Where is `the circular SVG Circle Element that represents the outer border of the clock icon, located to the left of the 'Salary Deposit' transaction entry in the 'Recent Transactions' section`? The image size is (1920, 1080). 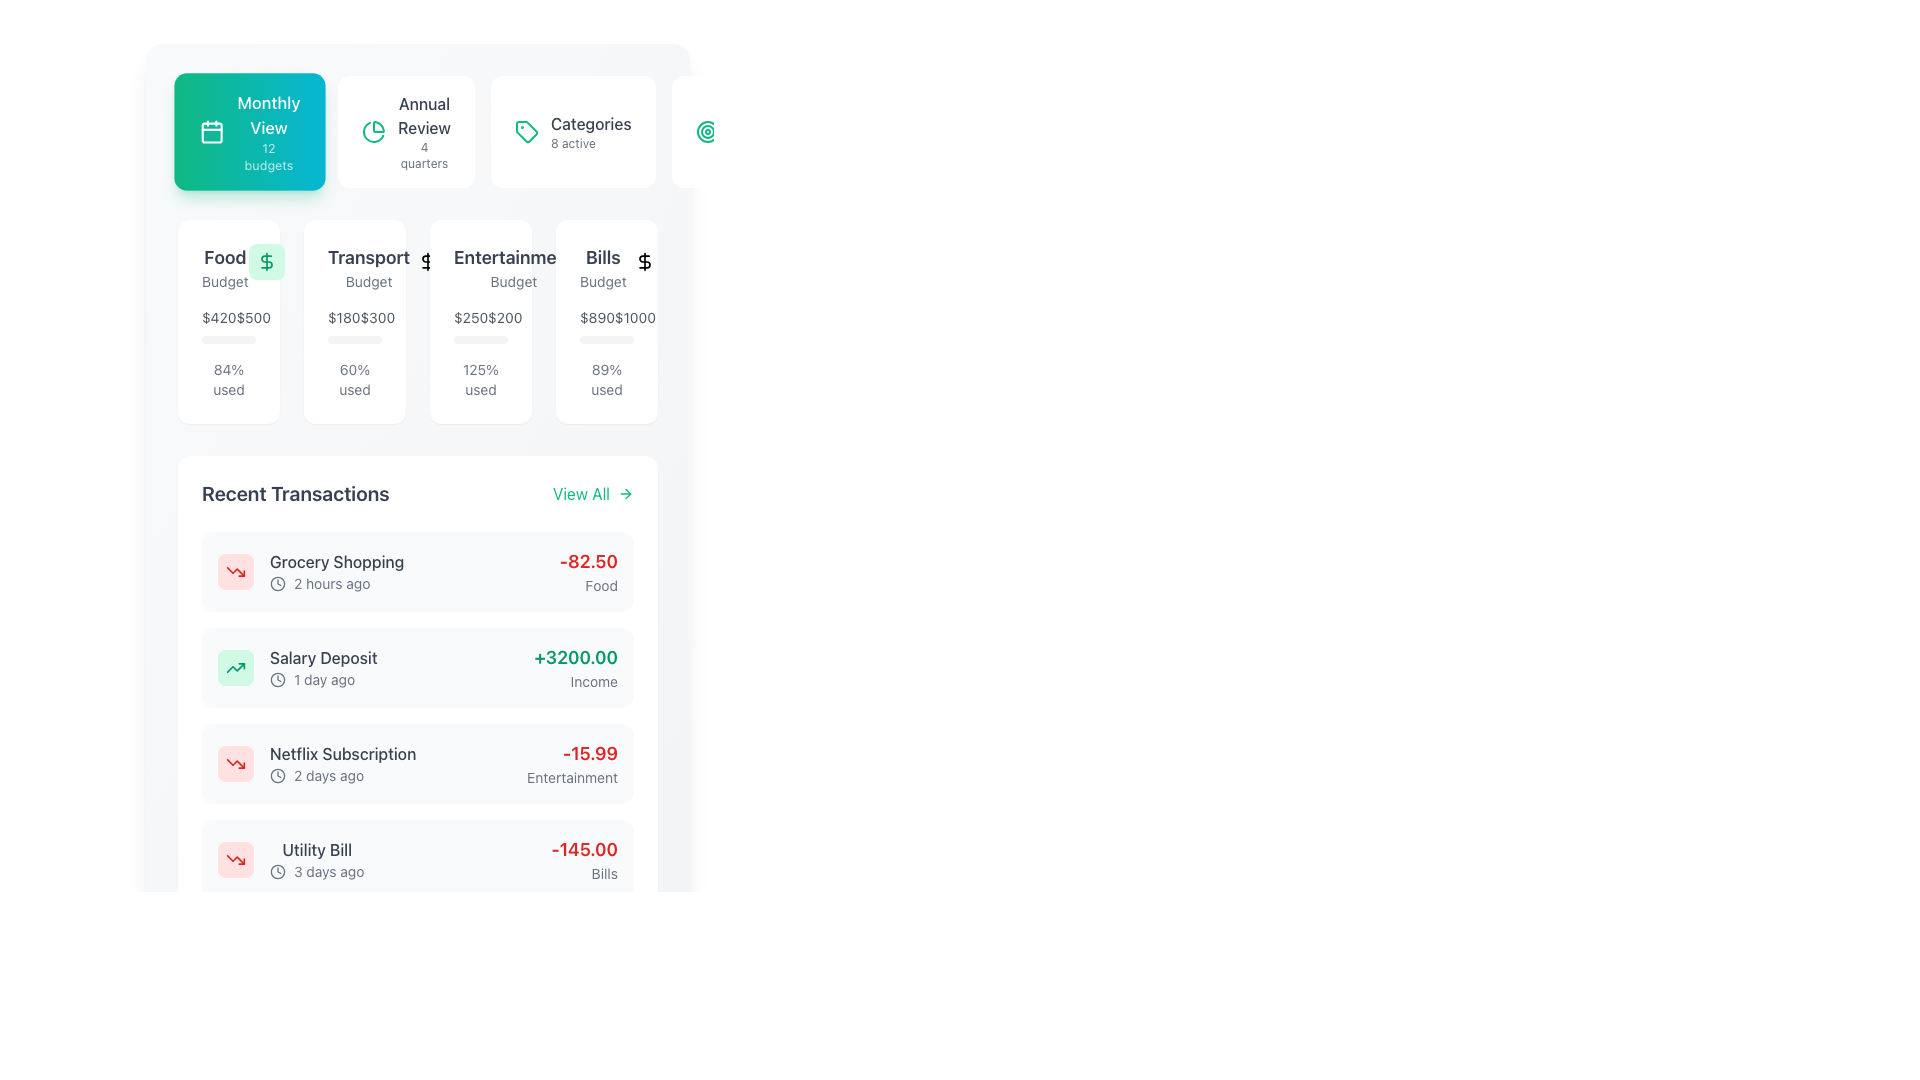
the circular SVG Circle Element that represents the outer border of the clock icon, located to the left of the 'Salary Deposit' transaction entry in the 'Recent Transactions' section is located at coordinates (277, 583).